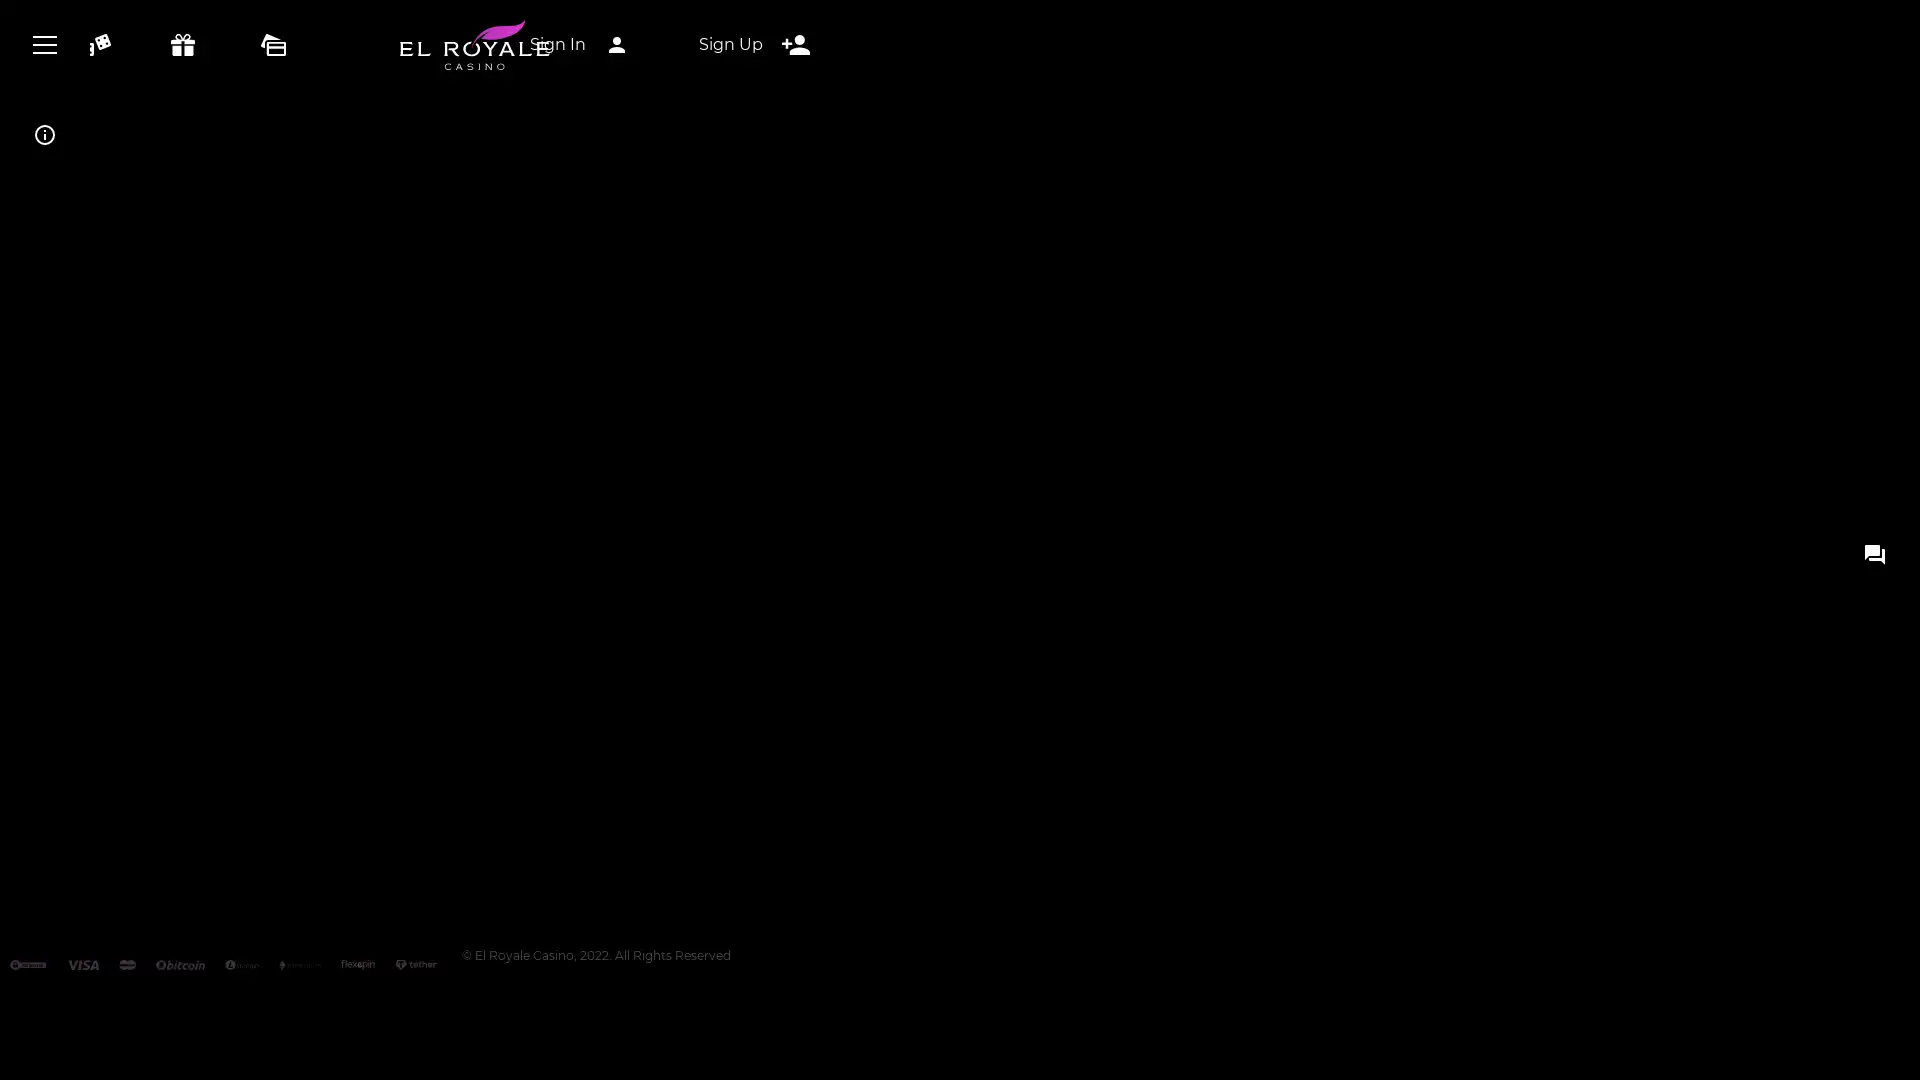 The image size is (1920, 1080). What do you see at coordinates (960, 87) in the screenshot?
I see `Create Account` at bounding box center [960, 87].